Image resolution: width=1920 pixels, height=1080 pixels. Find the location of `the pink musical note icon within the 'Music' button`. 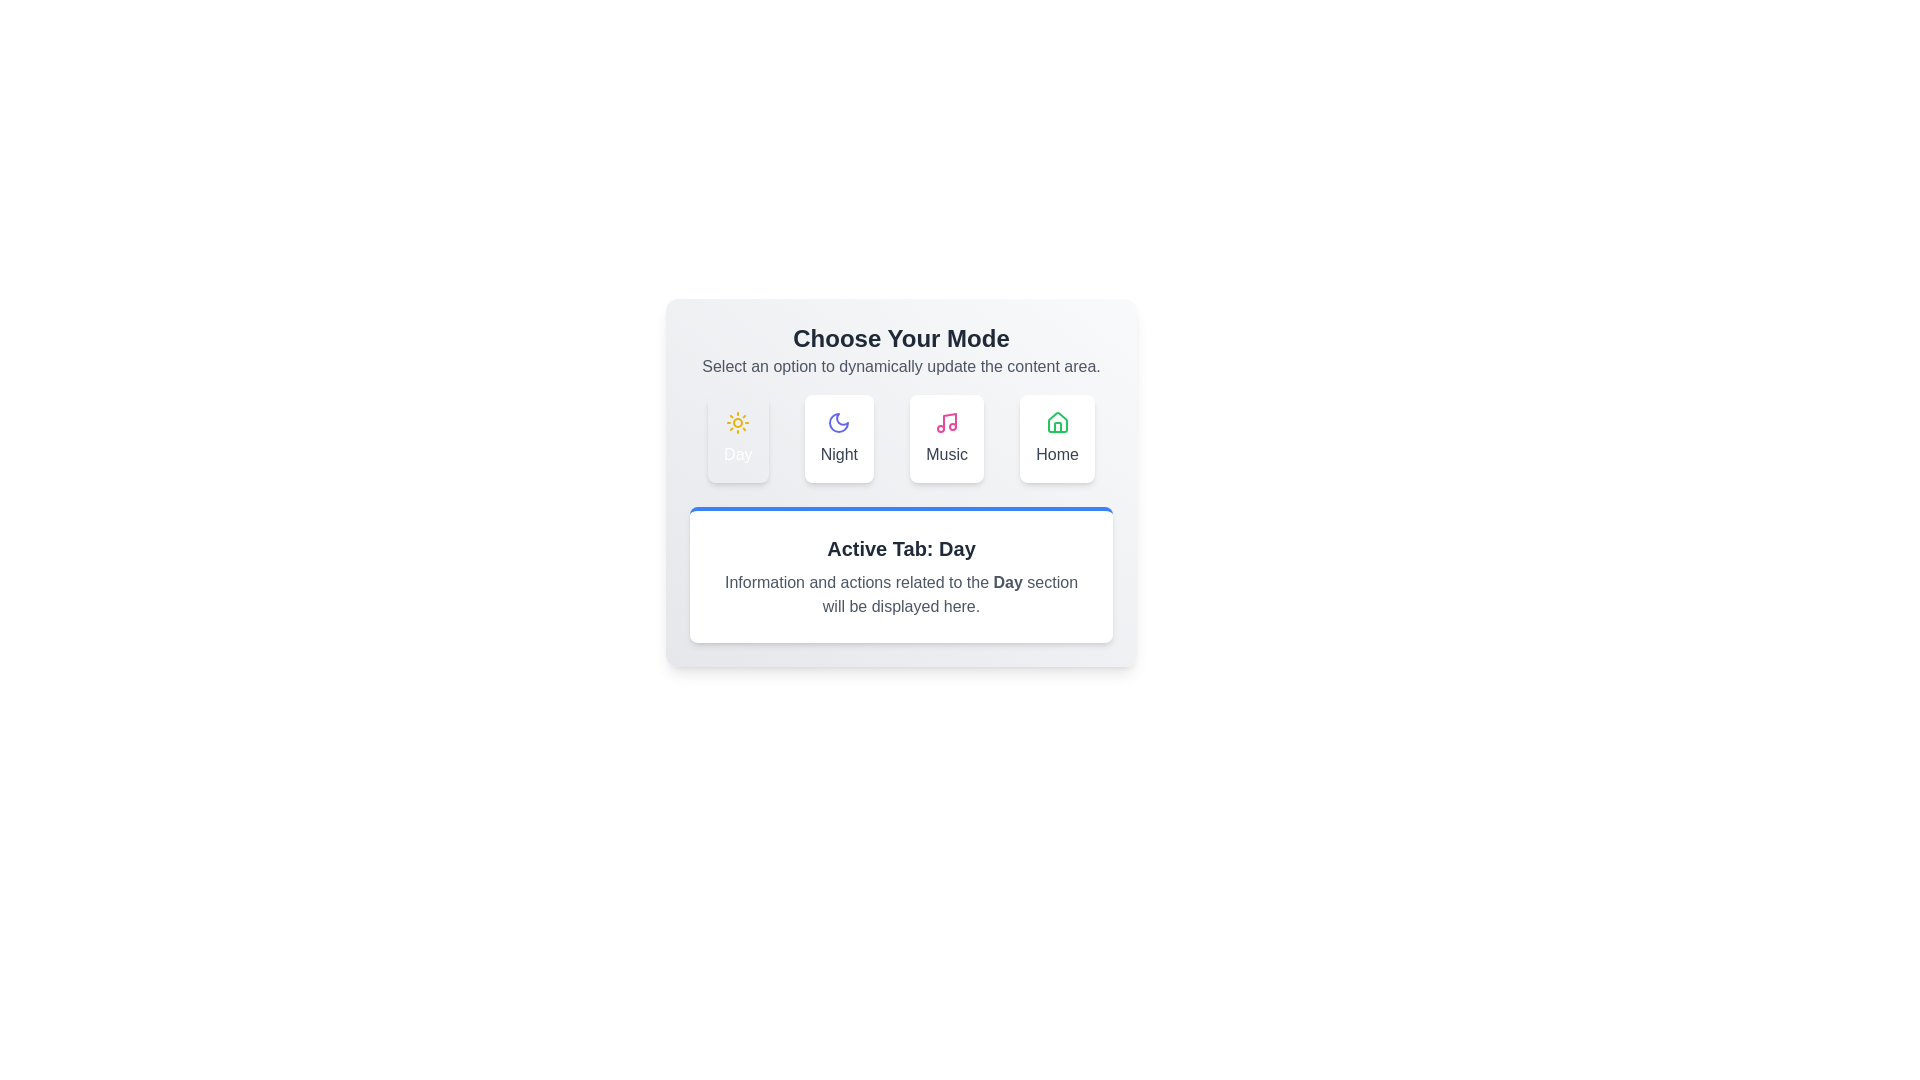

the pink musical note icon within the 'Music' button is located at coordinates (946, 422).